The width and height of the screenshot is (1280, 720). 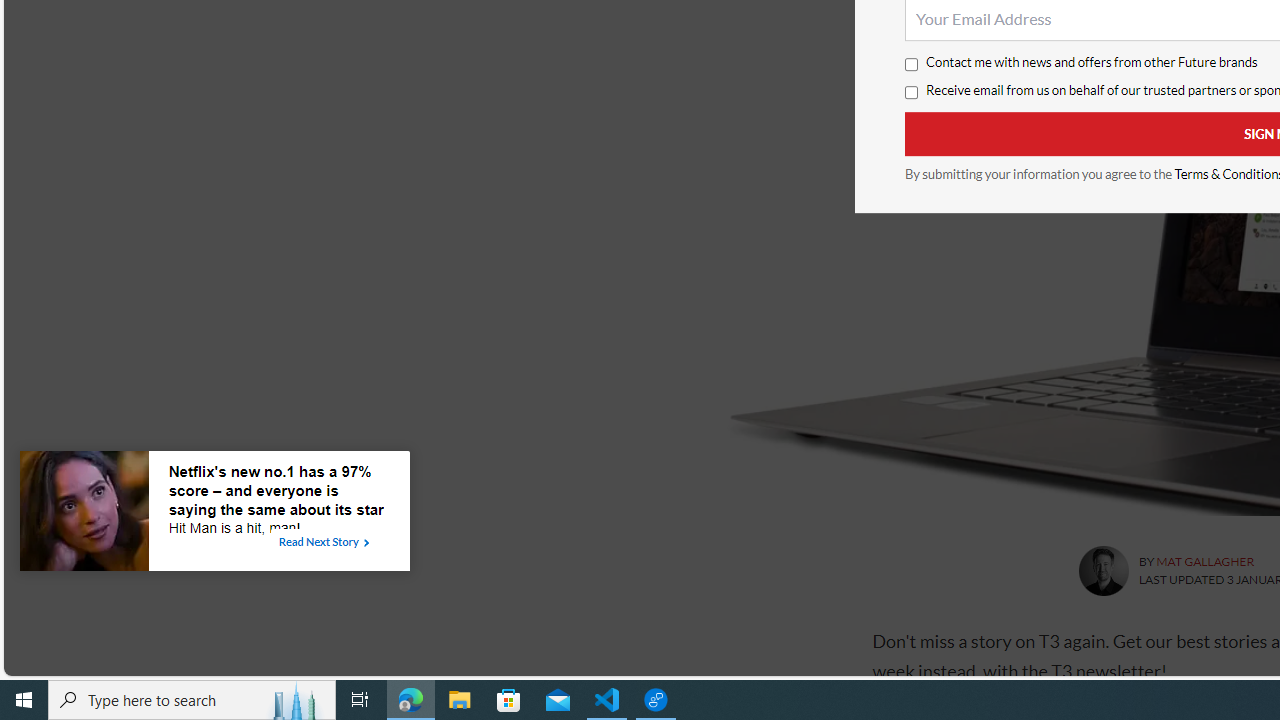 I want to click on 'Class: tbl-arrow-icon arrow-2', so click(x=366, y=543).